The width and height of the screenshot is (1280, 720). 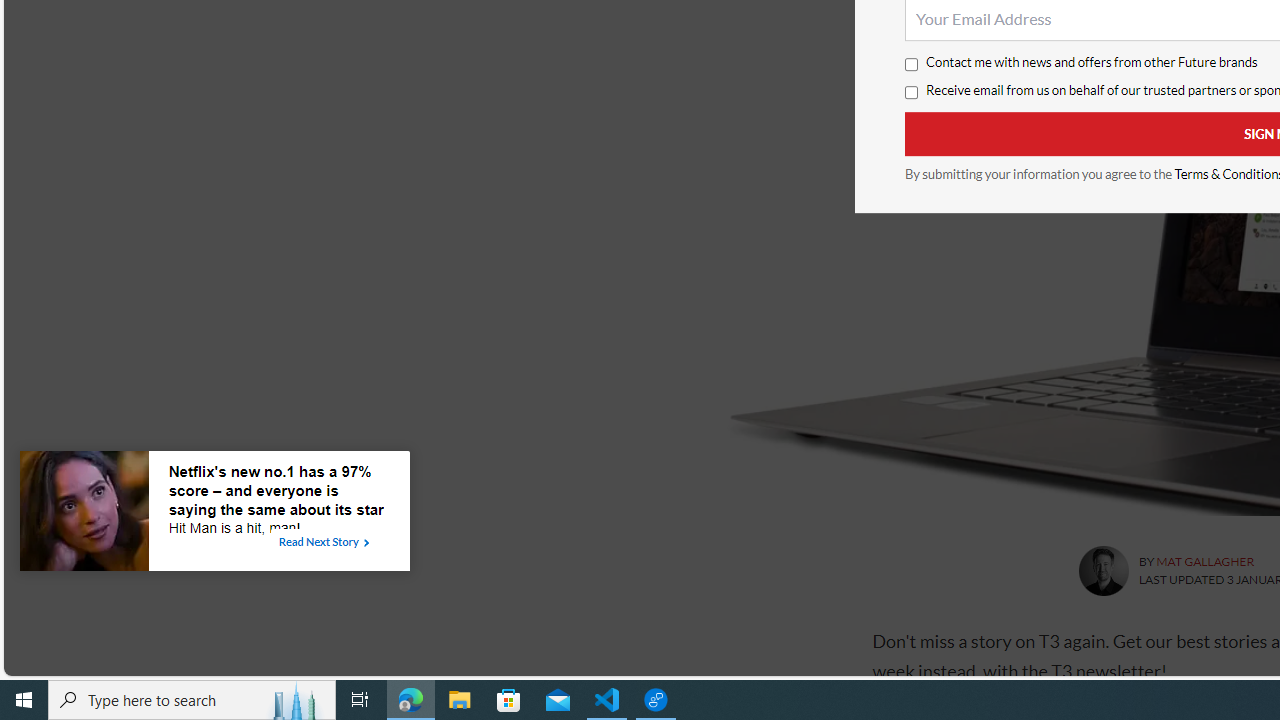 I want to click on 'Class: tbl-arrow-icon arrow-2', so click(x=366, y=543).